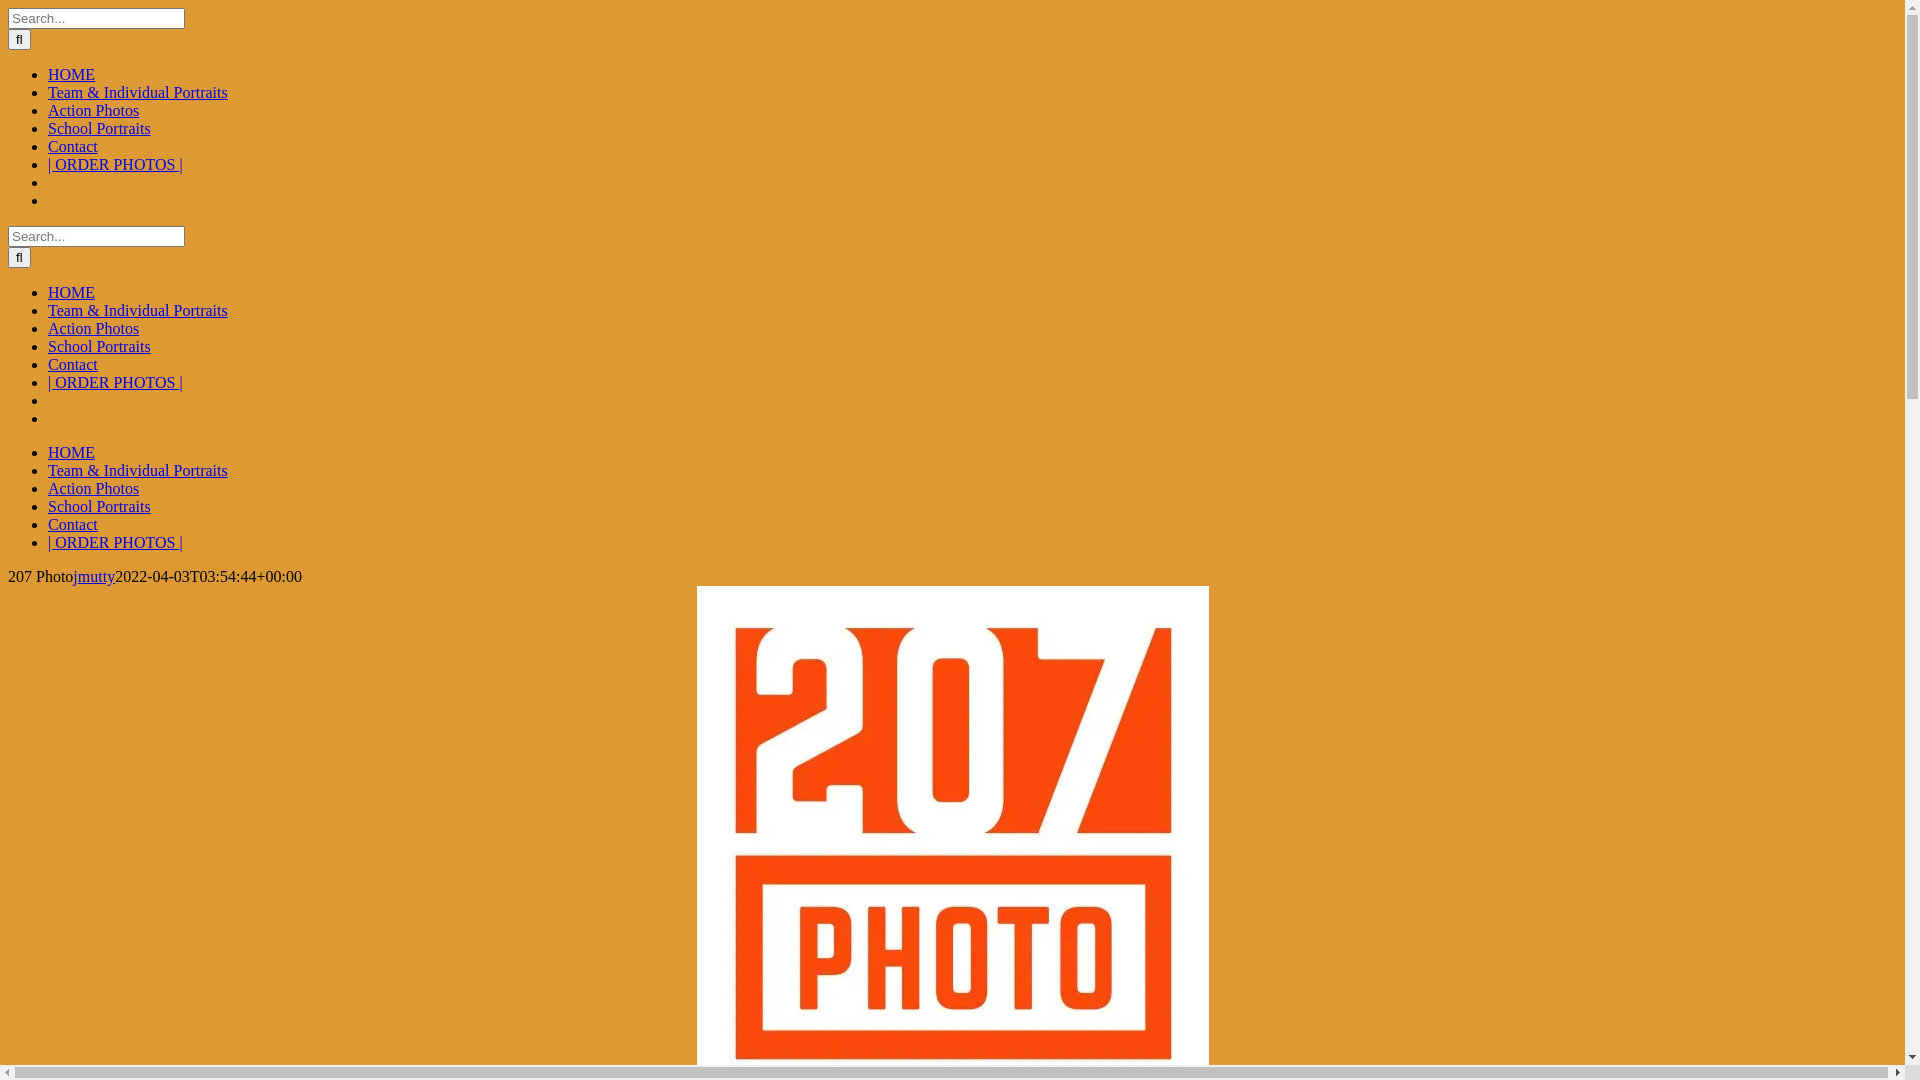 The image size is (1920, 1080). Describe the element at coordinates (114, 542) in the screenshot. I see `'| ORDER PHOTOS |'` at that location.